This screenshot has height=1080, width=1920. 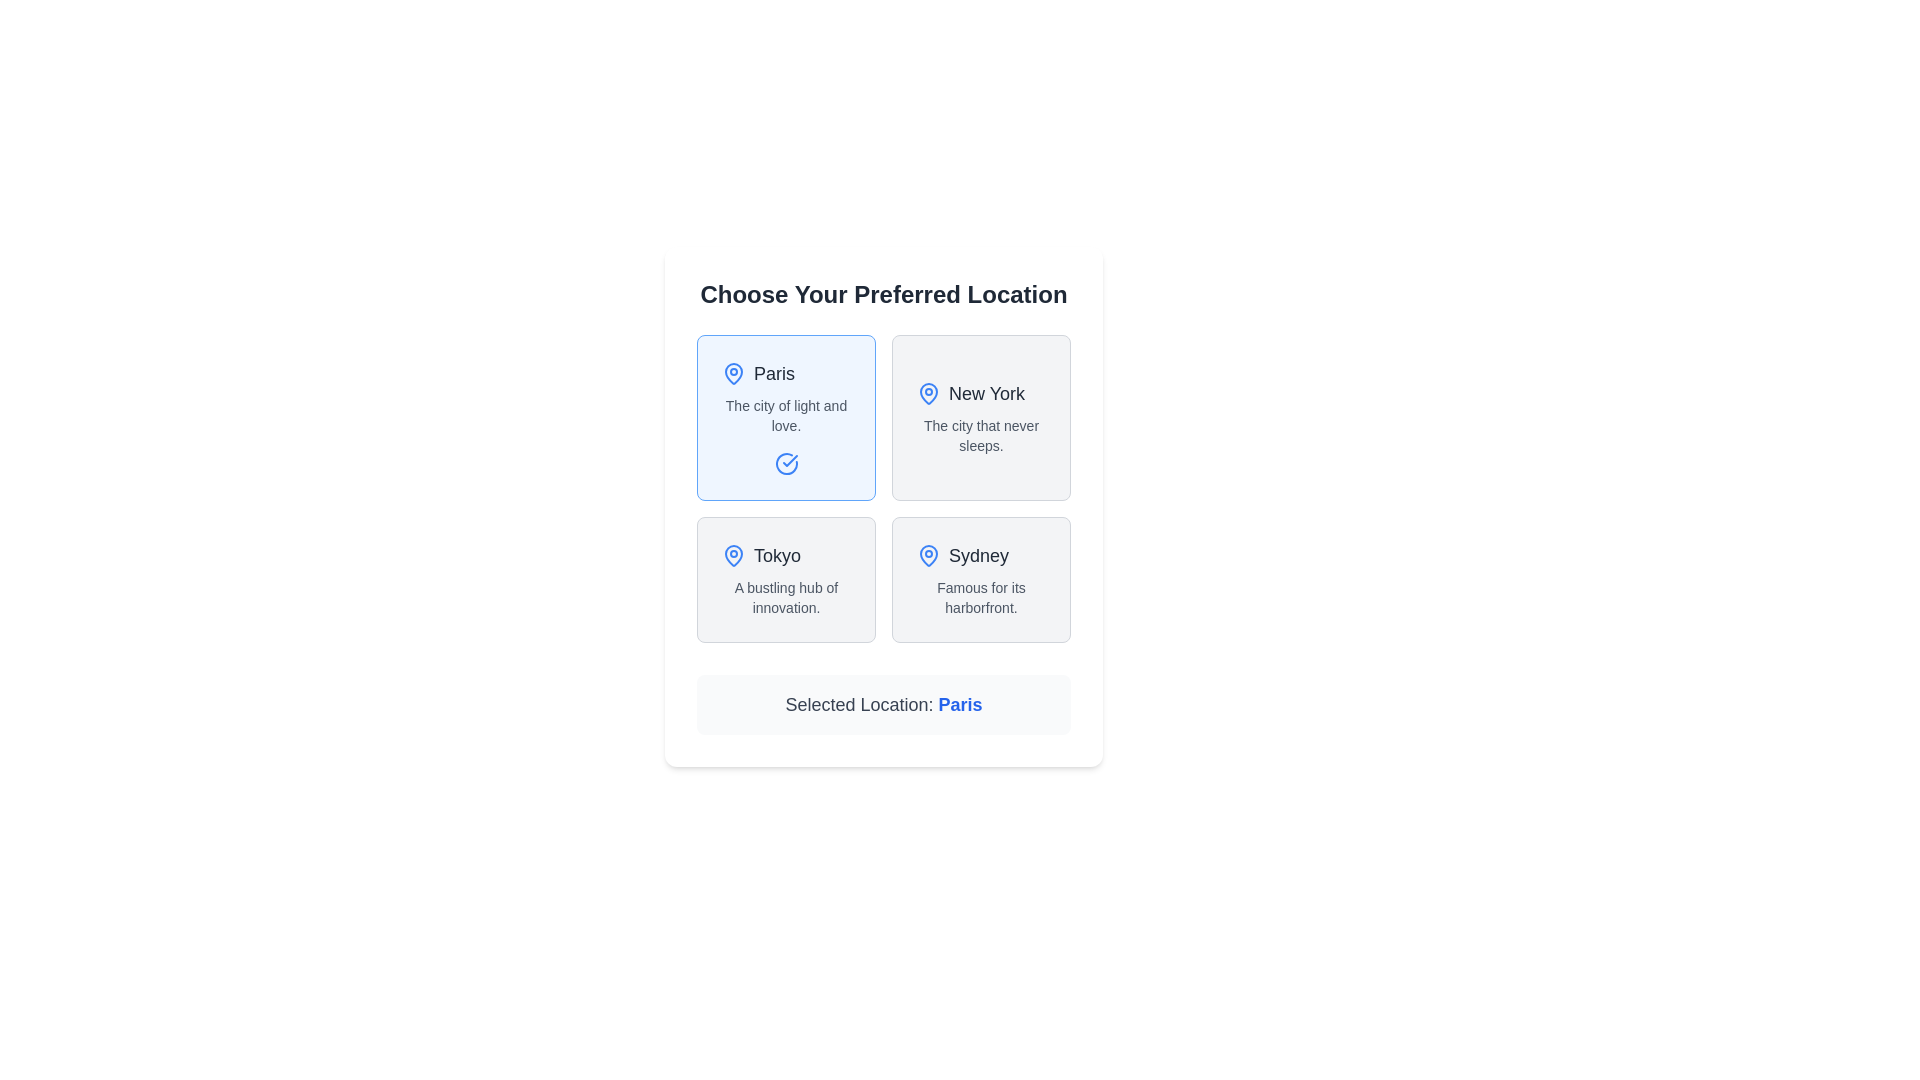 I want to click on text description element located below the title 'Tokyo' in the selection card for the Tokyo location, so click(x=785, y=596).